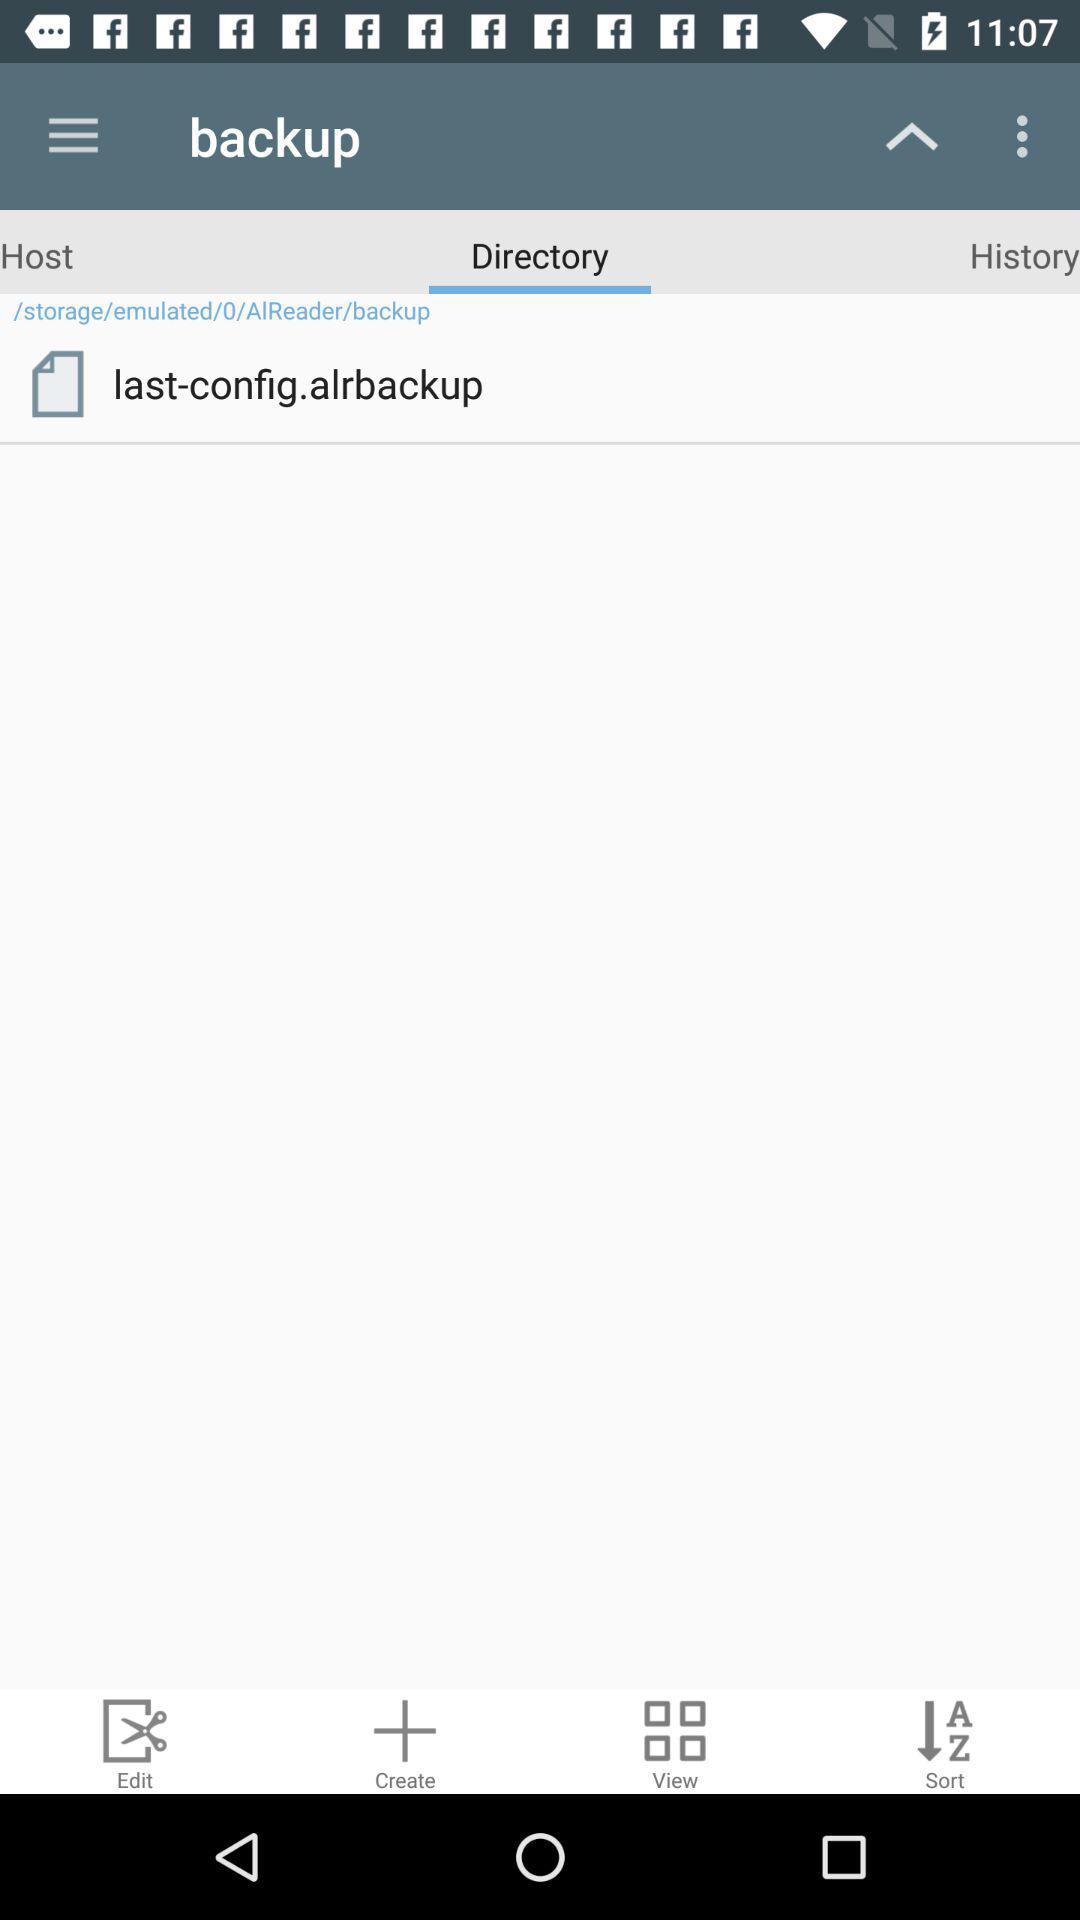  I want to click on item below storage emulated 0 item, so click(582, 383).